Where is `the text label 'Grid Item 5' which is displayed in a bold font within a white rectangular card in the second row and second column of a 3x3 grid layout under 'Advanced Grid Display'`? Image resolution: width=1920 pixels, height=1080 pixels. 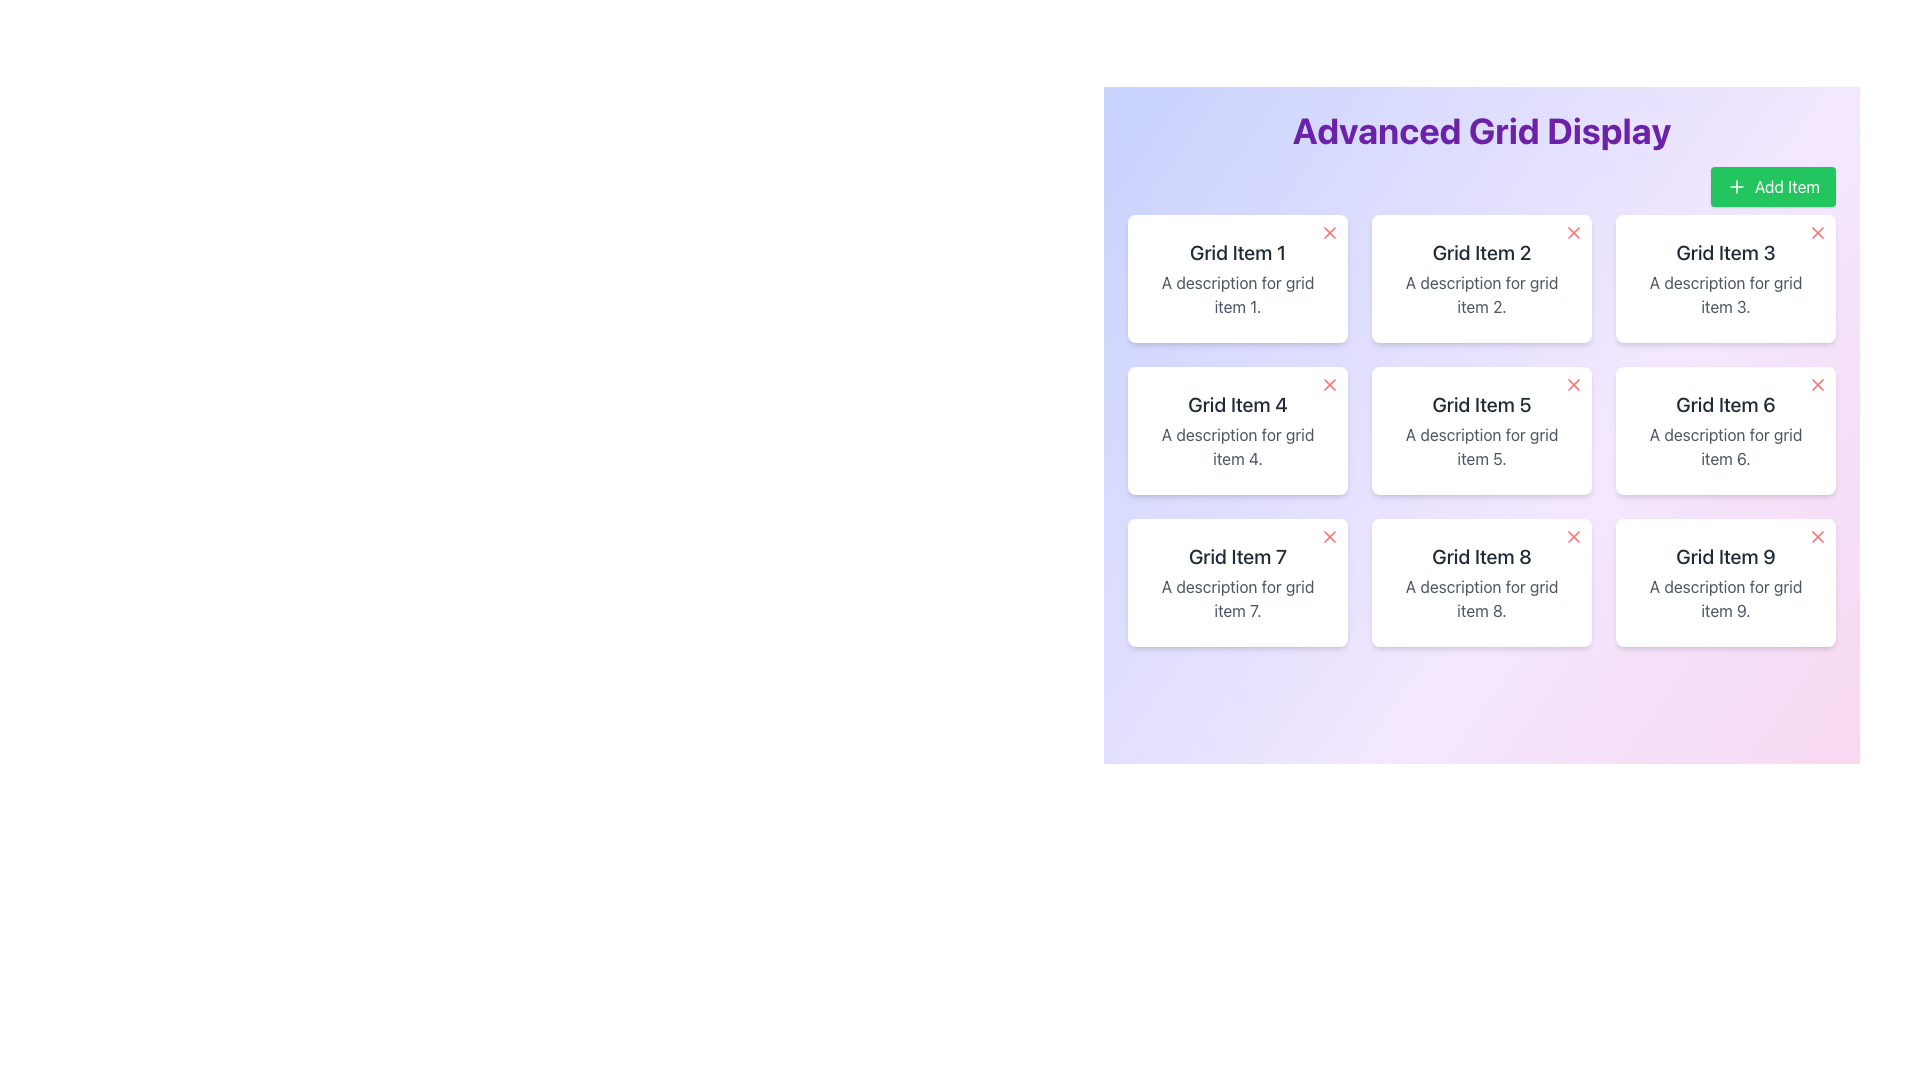 the text label 'Grid Item 5' which is displayed in a bold font within a white rectangular card in the second row and second column of a 3x3 grid layout under 'Advanced Grid Display' is located at coordinates (1482, 405).